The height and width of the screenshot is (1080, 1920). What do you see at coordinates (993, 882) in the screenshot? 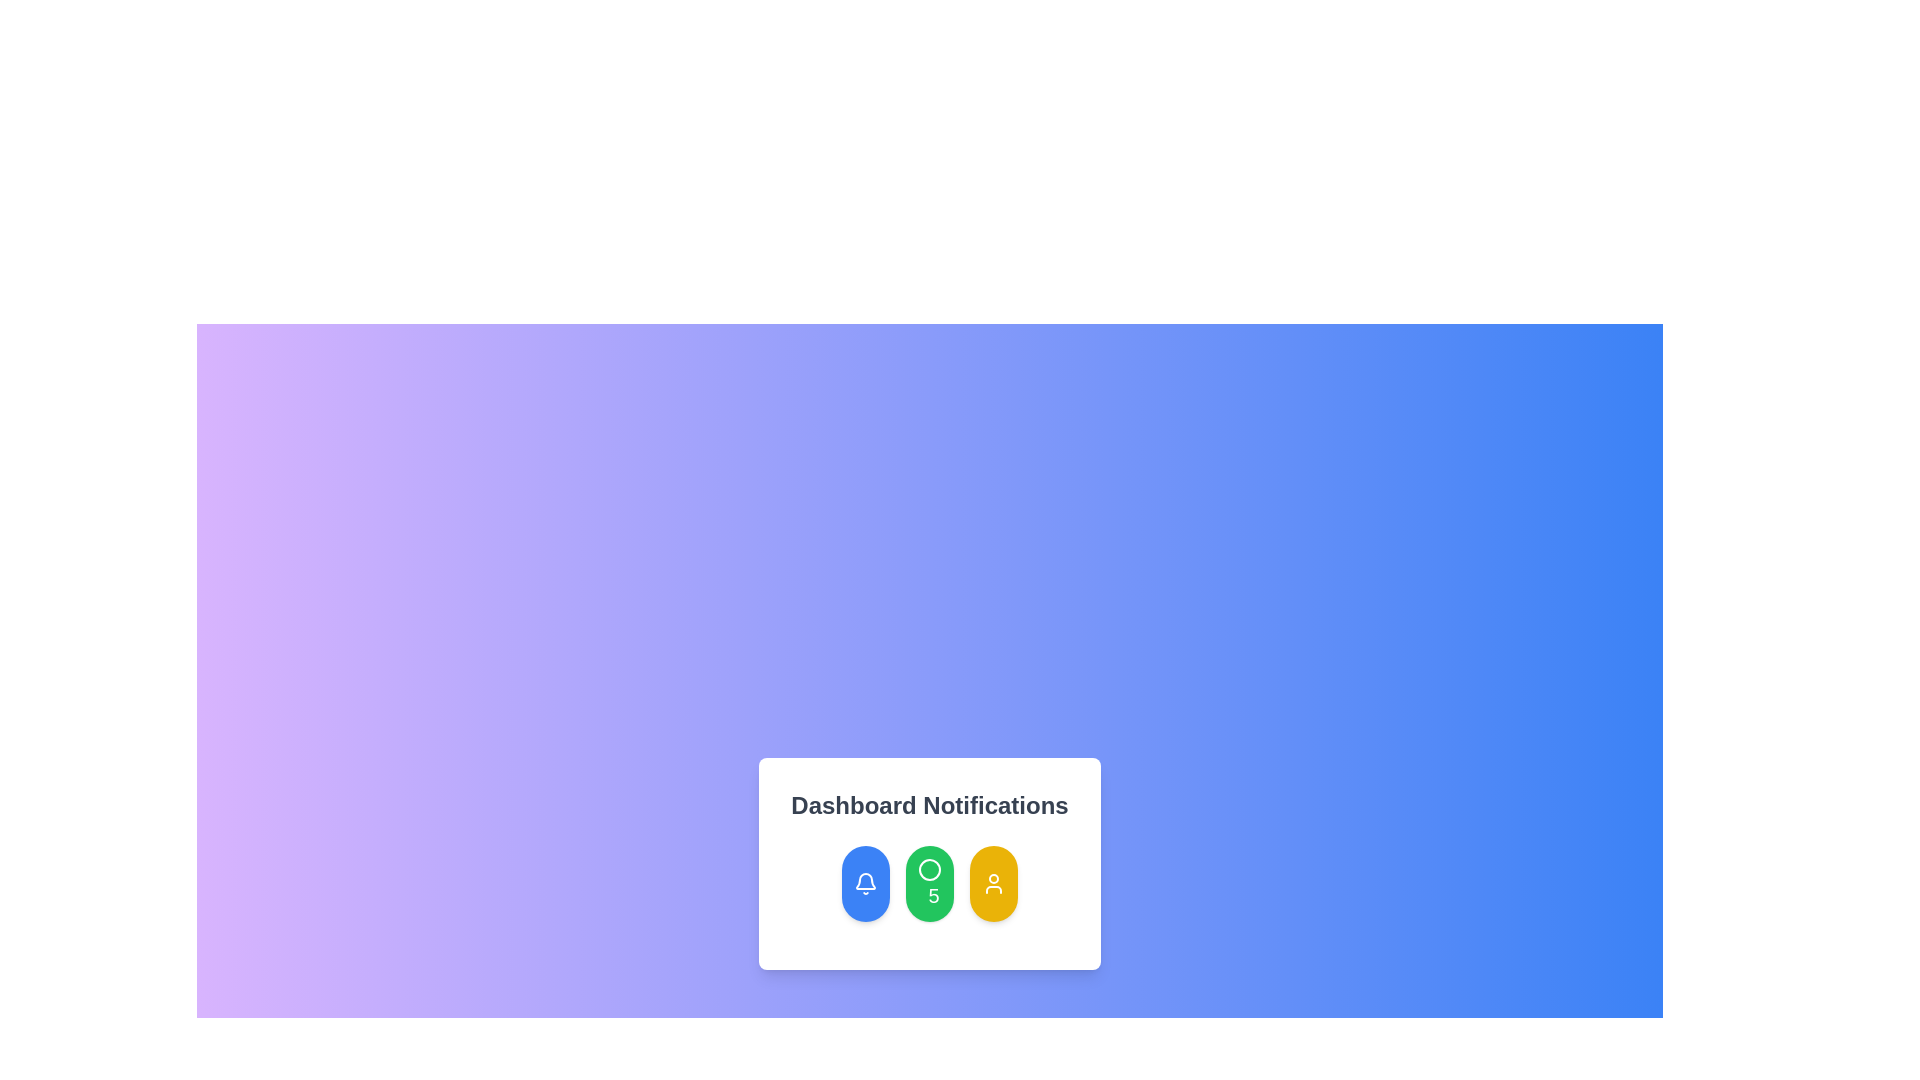
I see `the user silhouette icon embedded in the circular yellow button located at the far right of the three-button sequence in the 'Dashboard Notifications' card` at bounding box center [993, 882].